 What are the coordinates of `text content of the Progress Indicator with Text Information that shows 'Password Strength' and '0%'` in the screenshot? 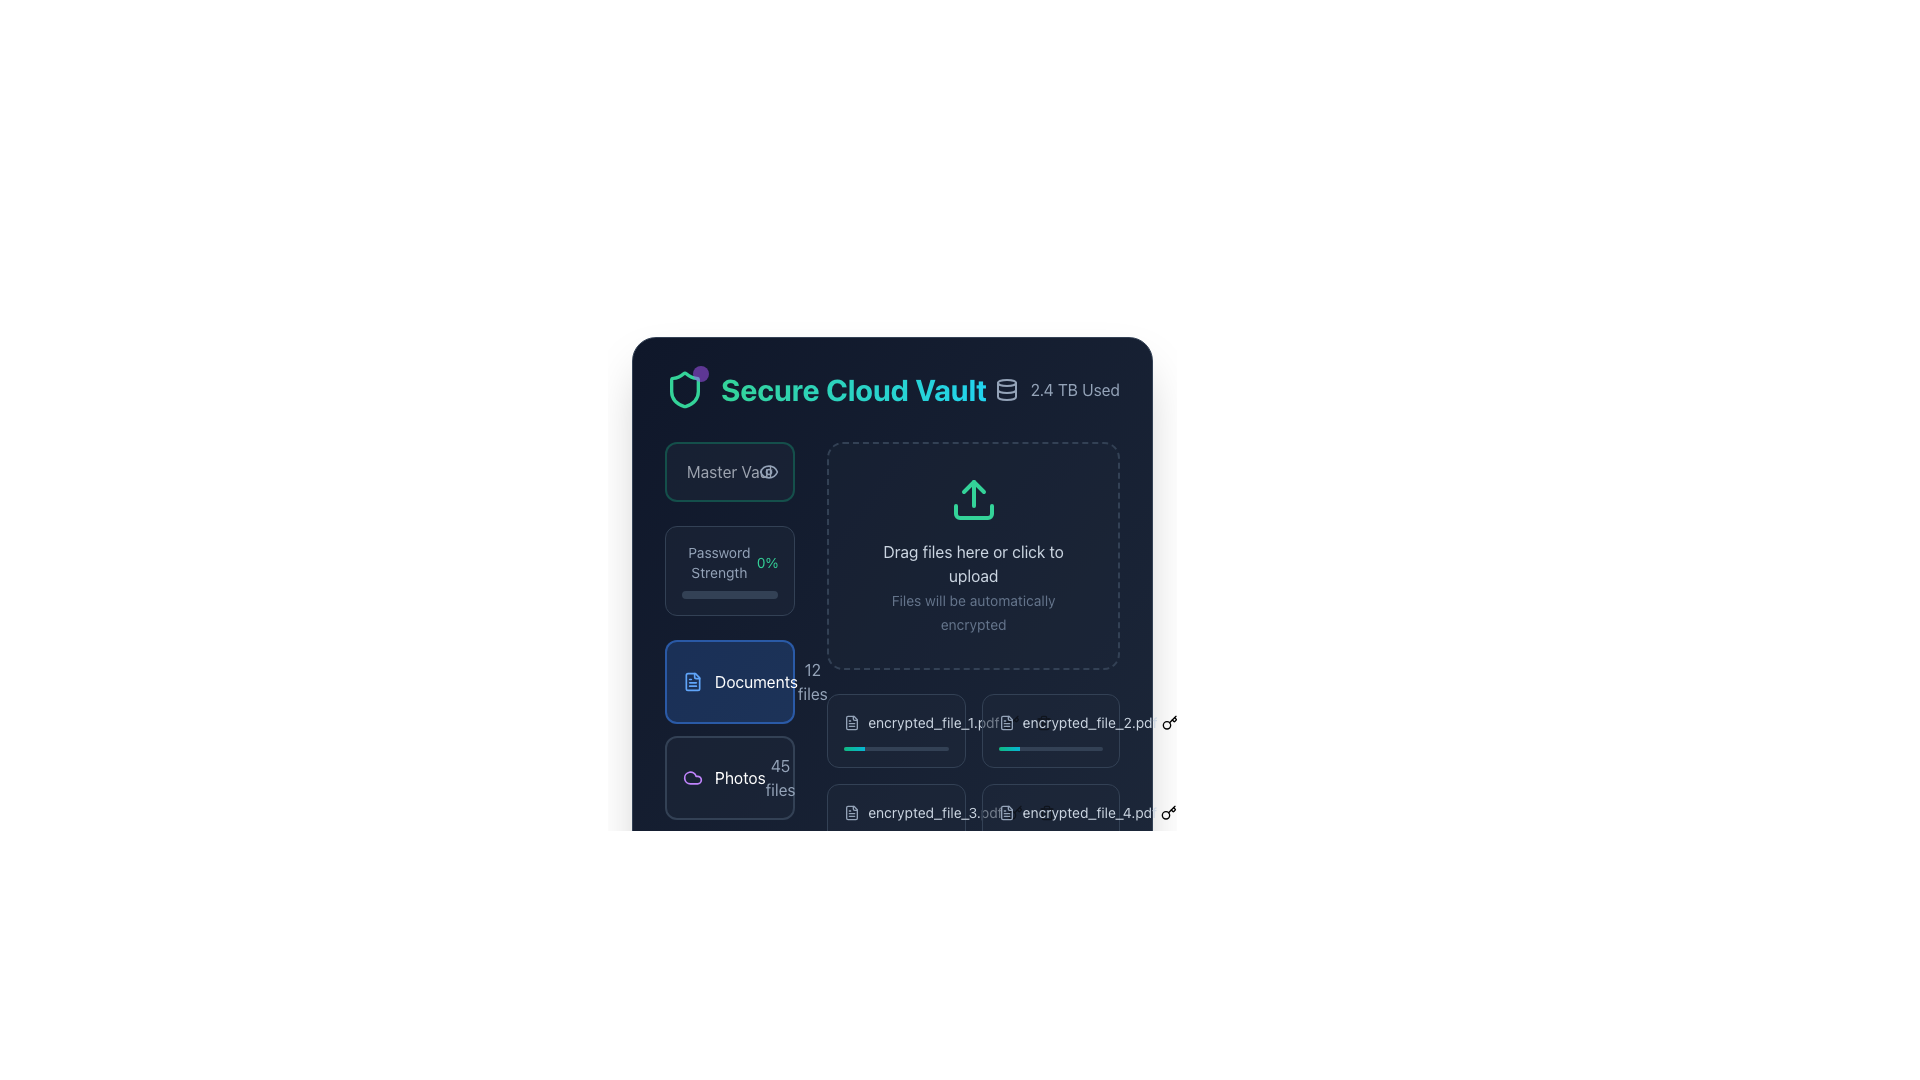 It's located at (729, 570).